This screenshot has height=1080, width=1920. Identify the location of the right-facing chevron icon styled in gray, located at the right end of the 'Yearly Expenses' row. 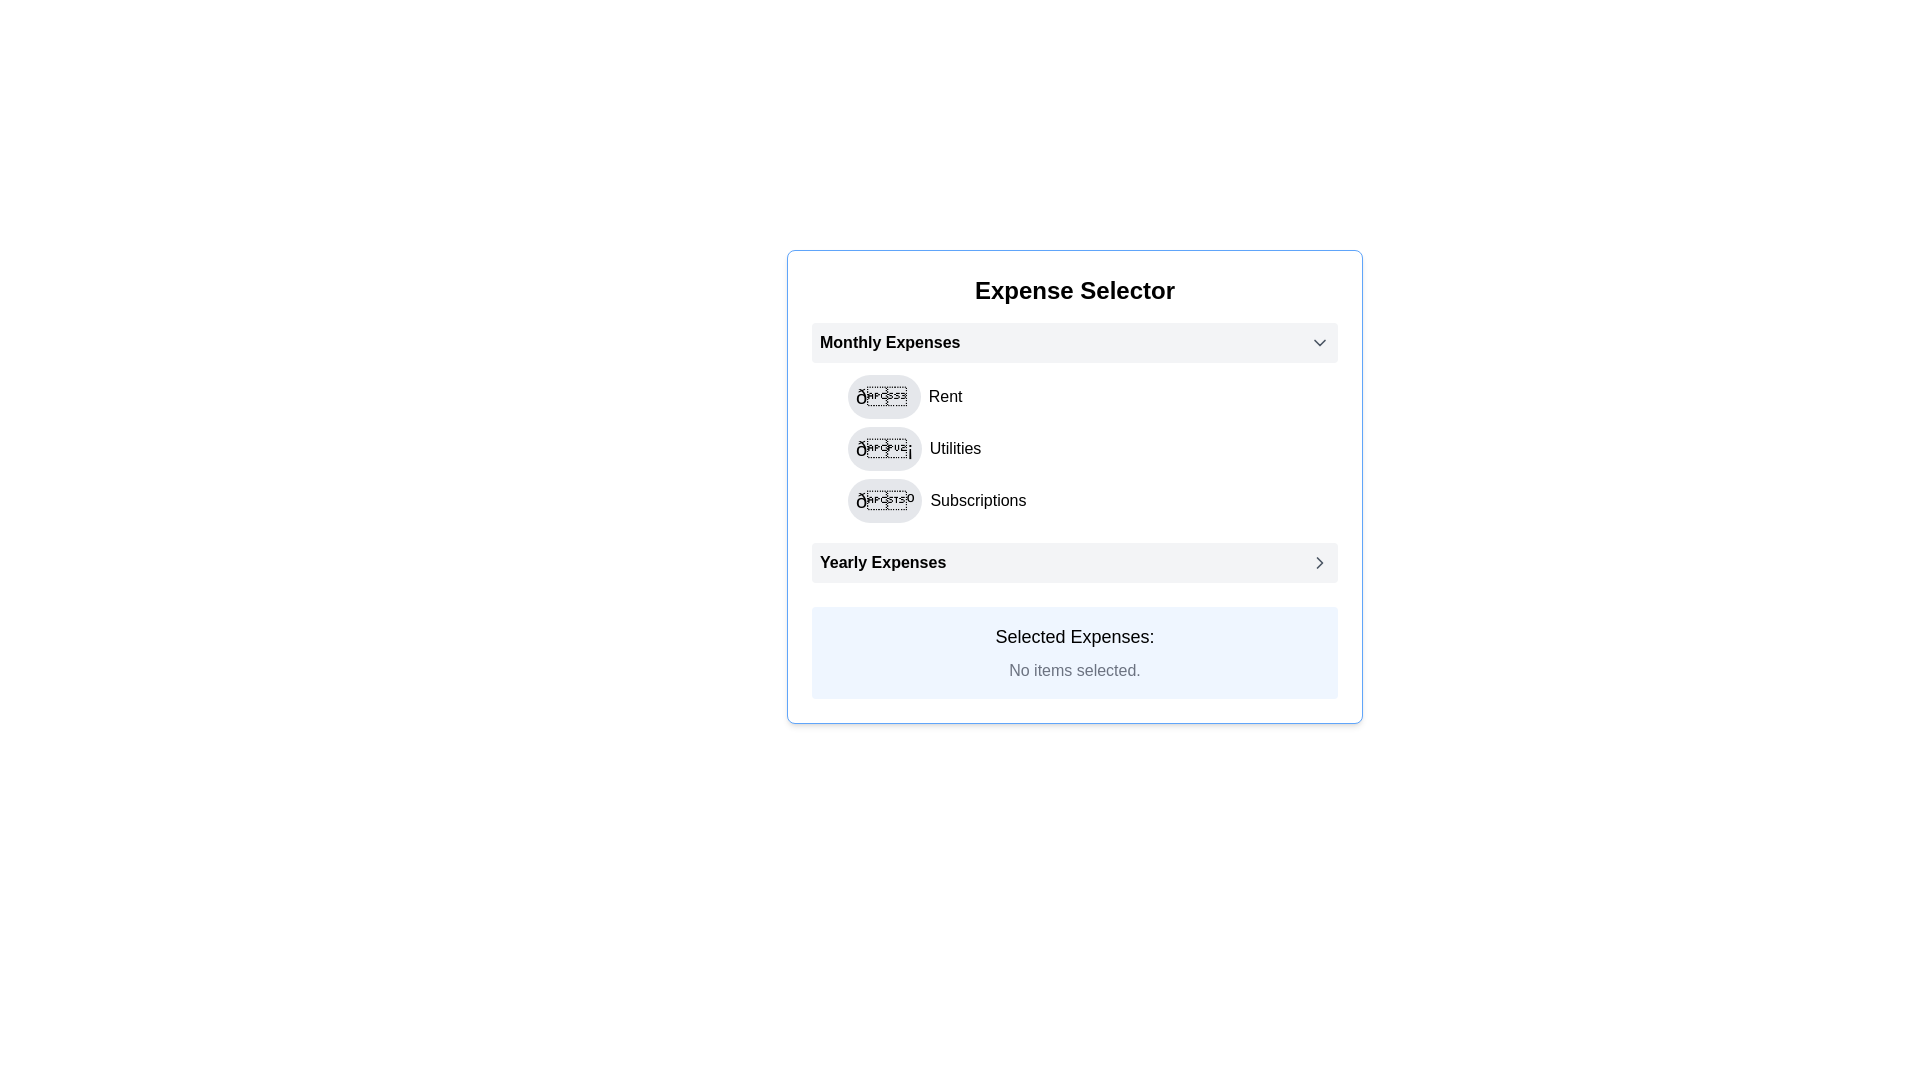
(1320, 563).